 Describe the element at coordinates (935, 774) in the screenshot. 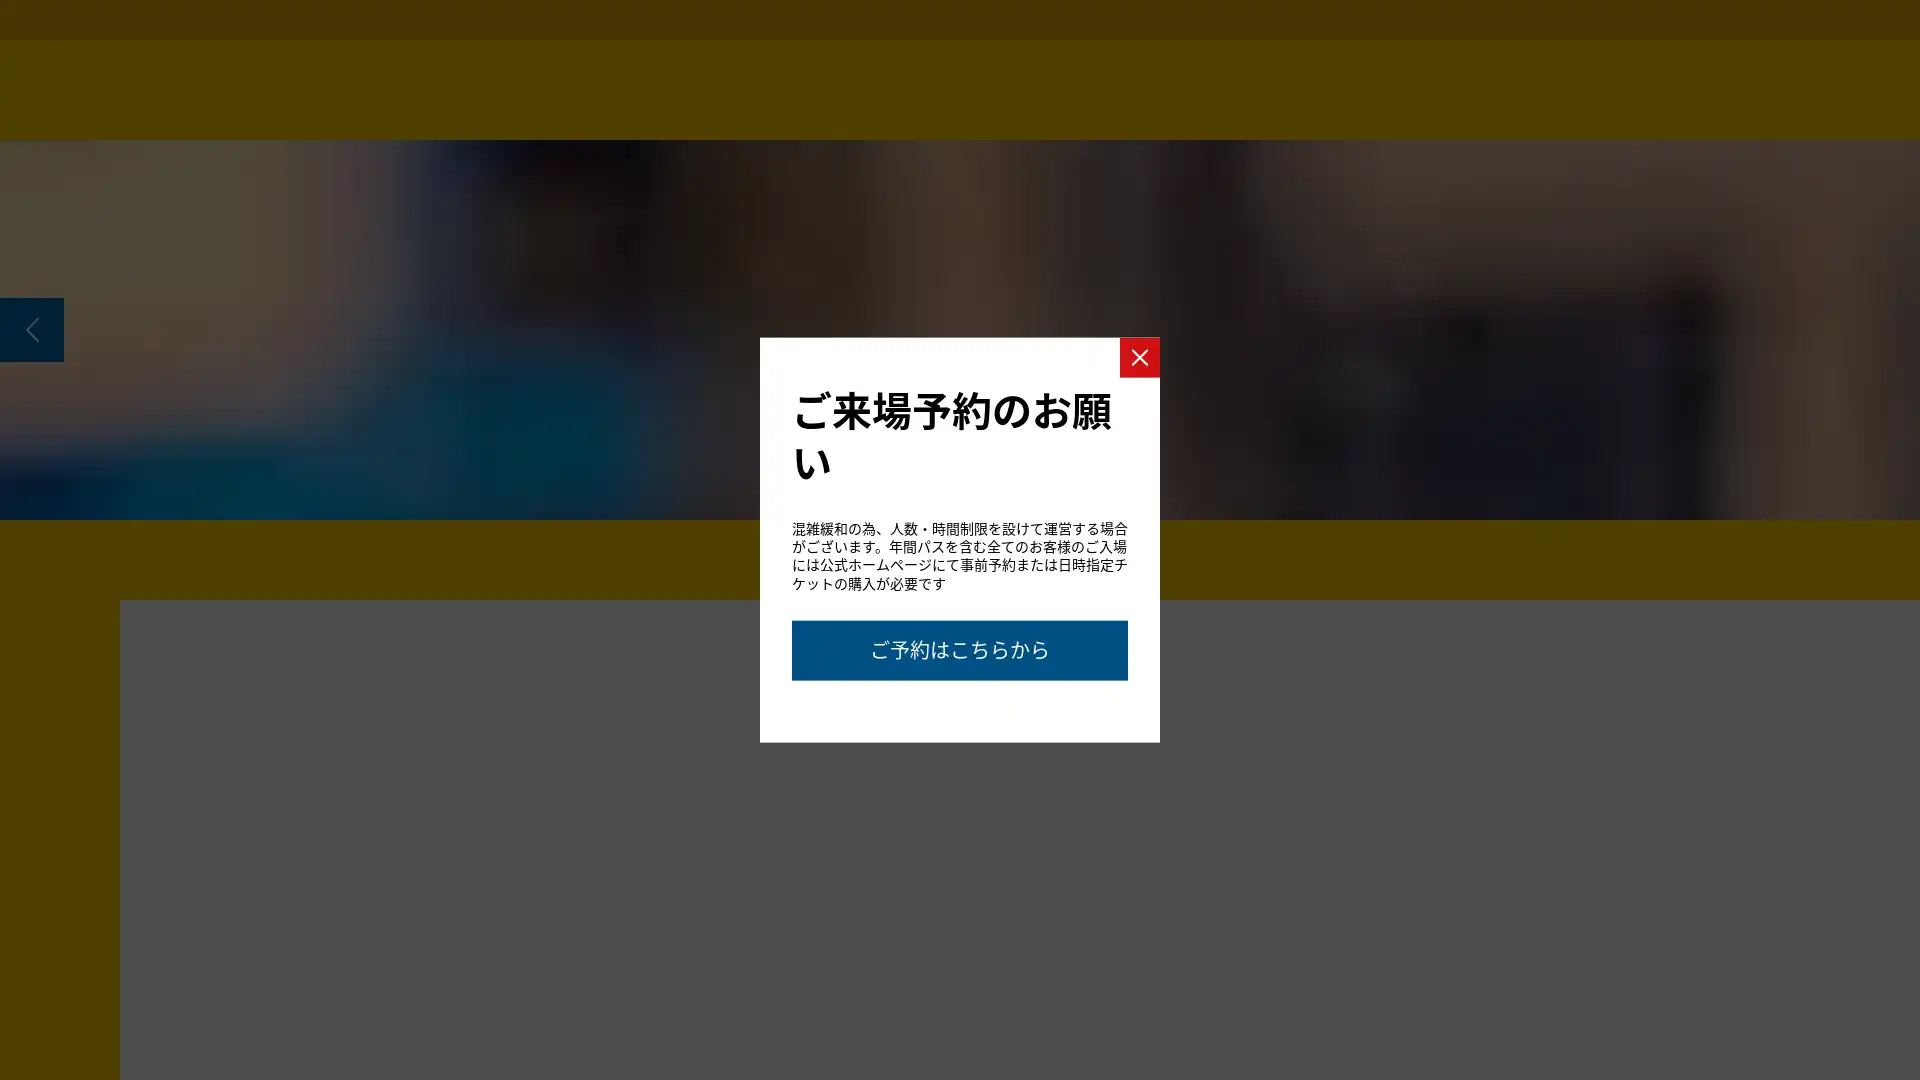

I see `Go to slide 1` at that location.